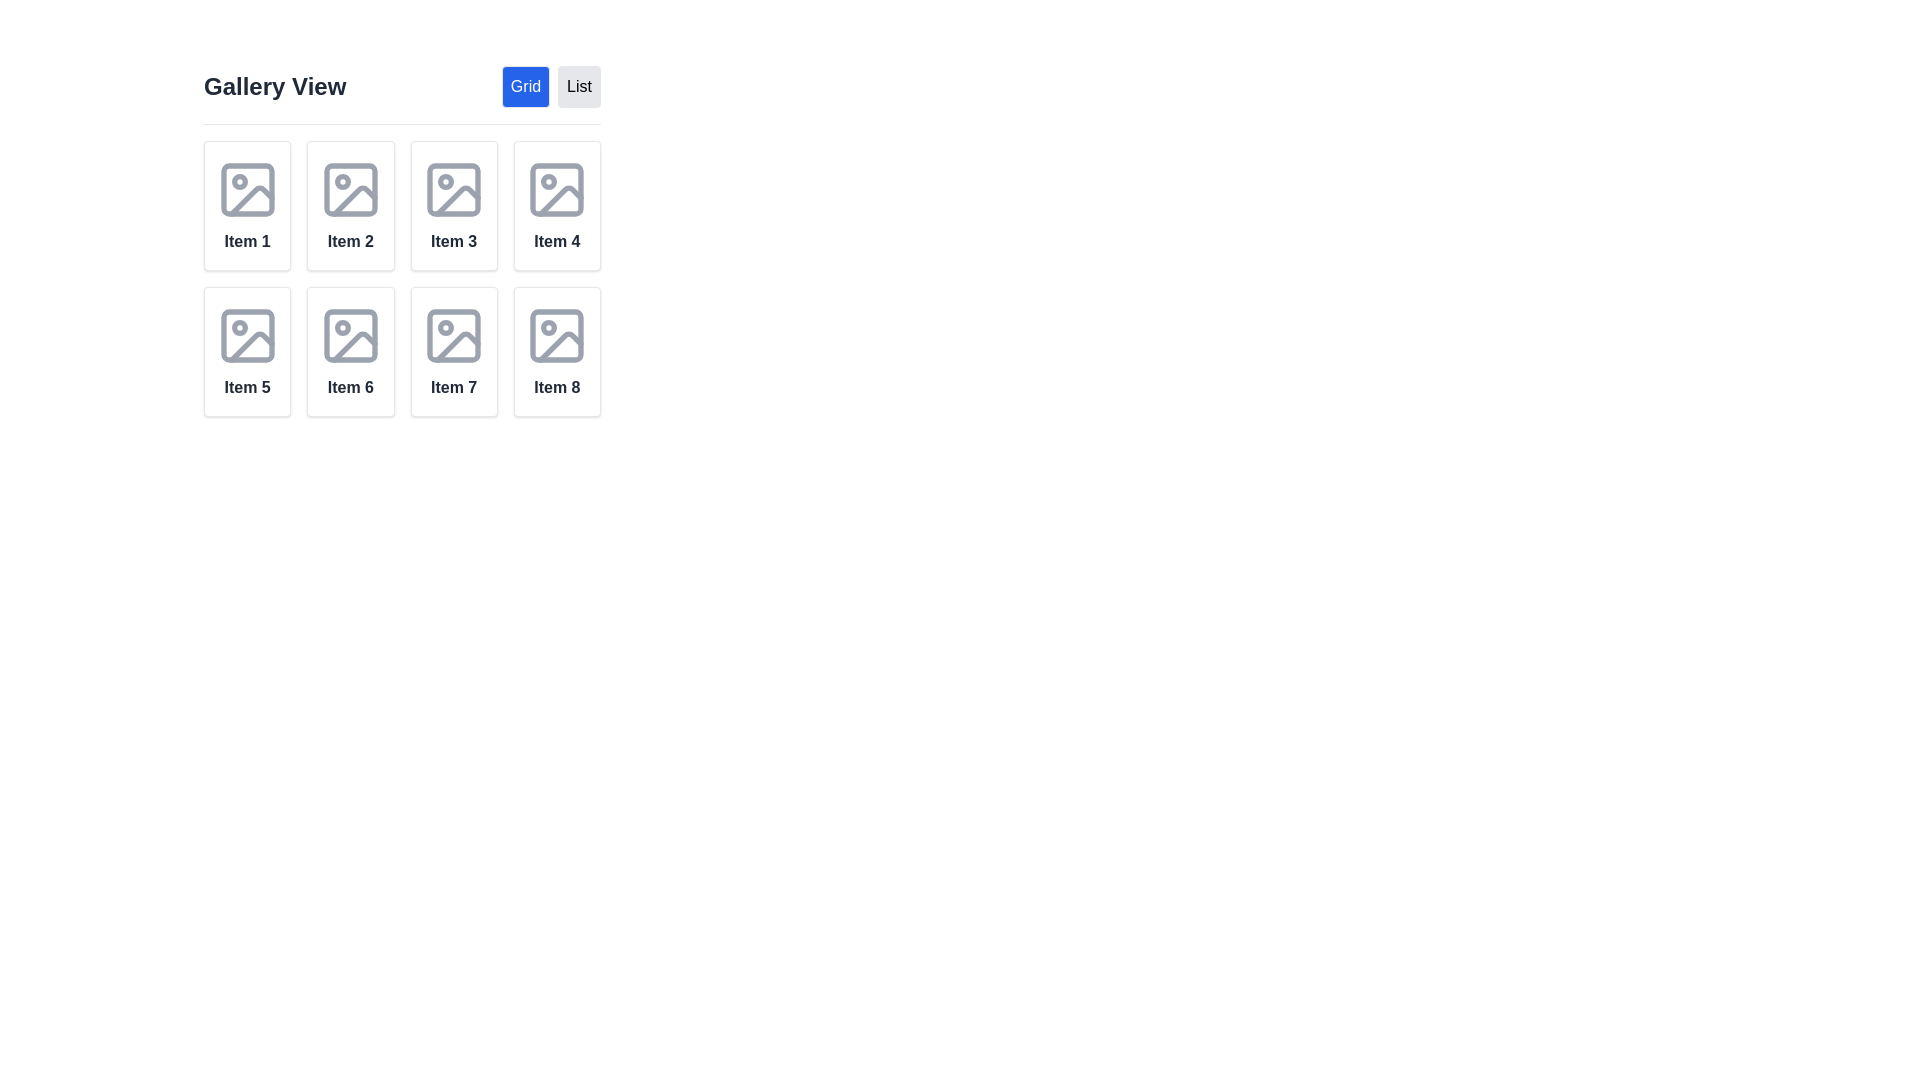 The width and height of the screenshot is (1920, 1080). Describe the element at coordinates (239, 181) in the screenshot. I see `the decorative indicator located within the placeholder icon for 'Item 1' in the gallery grid, positioned toward the upper-left of the placeholder frame` at that location.